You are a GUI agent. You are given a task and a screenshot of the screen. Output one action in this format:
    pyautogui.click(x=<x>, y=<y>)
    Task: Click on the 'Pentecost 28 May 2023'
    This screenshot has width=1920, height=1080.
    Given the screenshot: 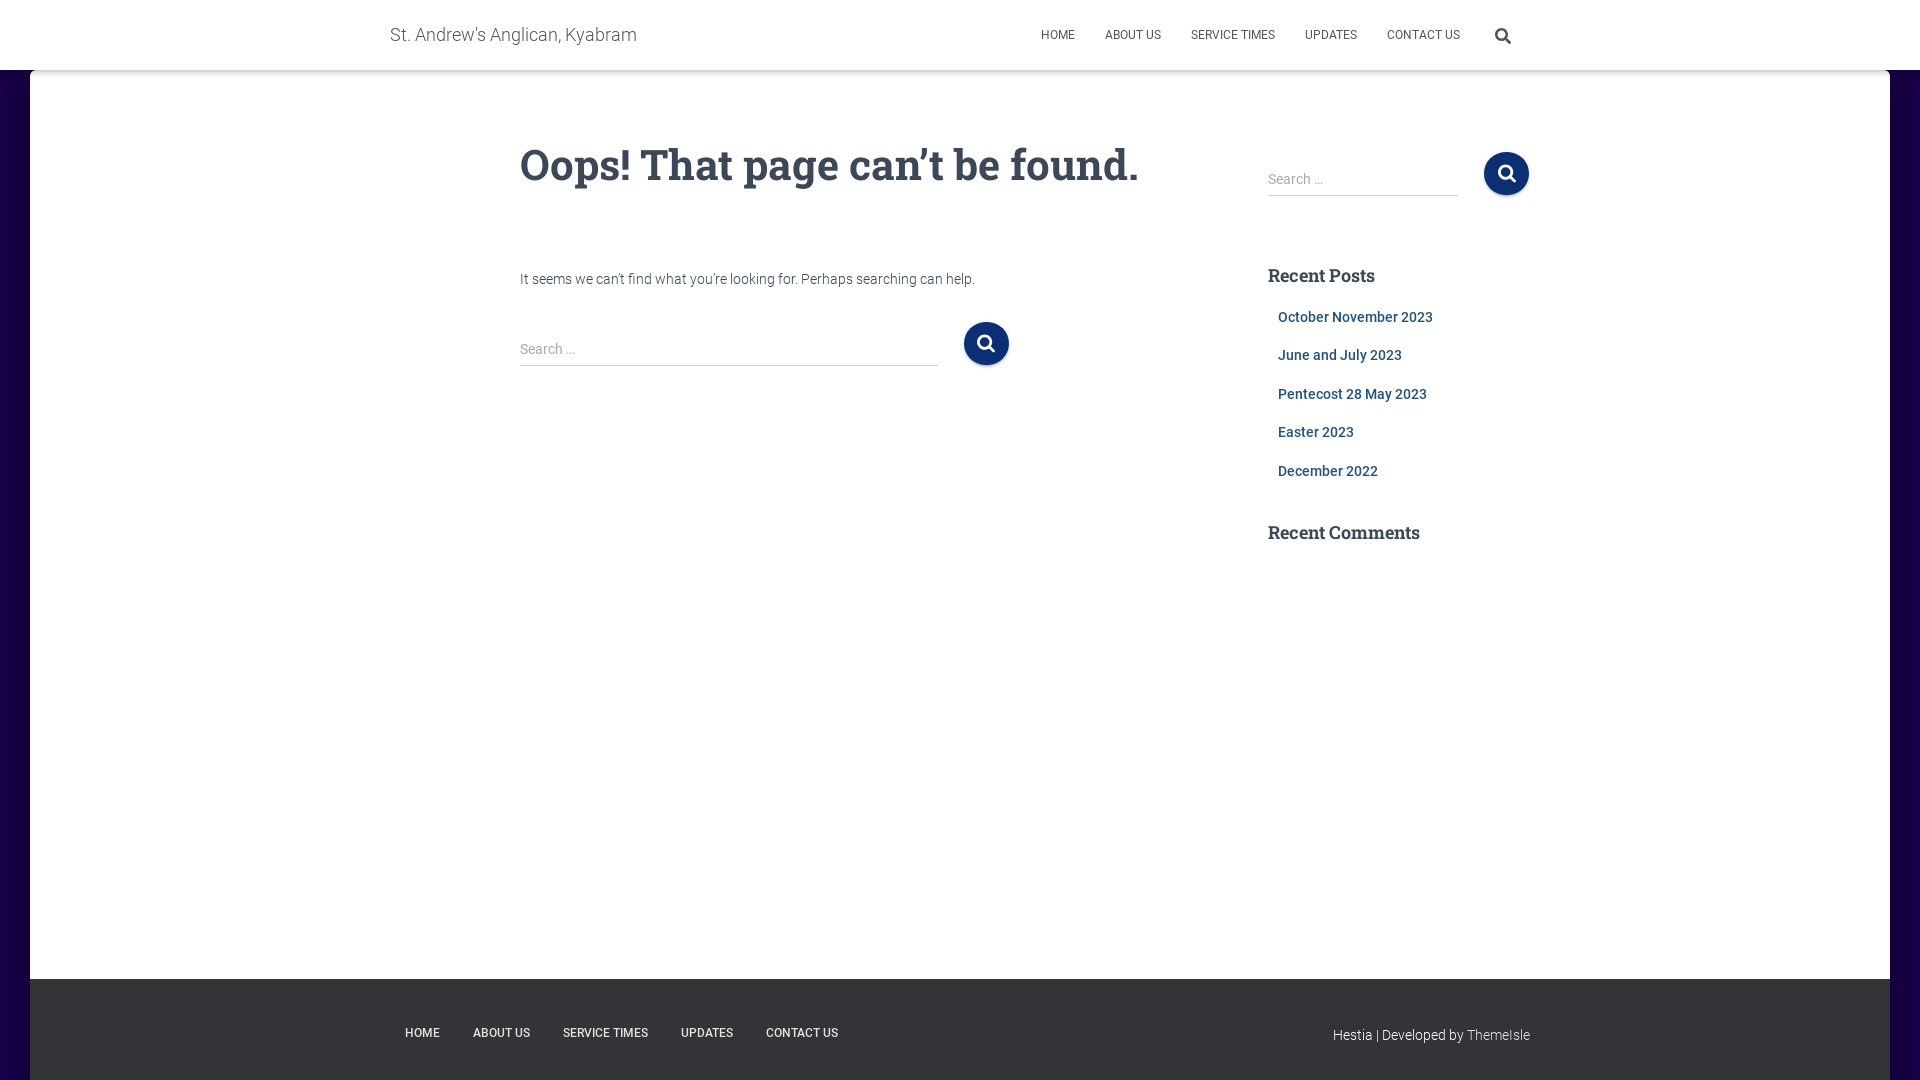 What is the action you would take?
    pyautogui.click(x=1276, y=393)
    